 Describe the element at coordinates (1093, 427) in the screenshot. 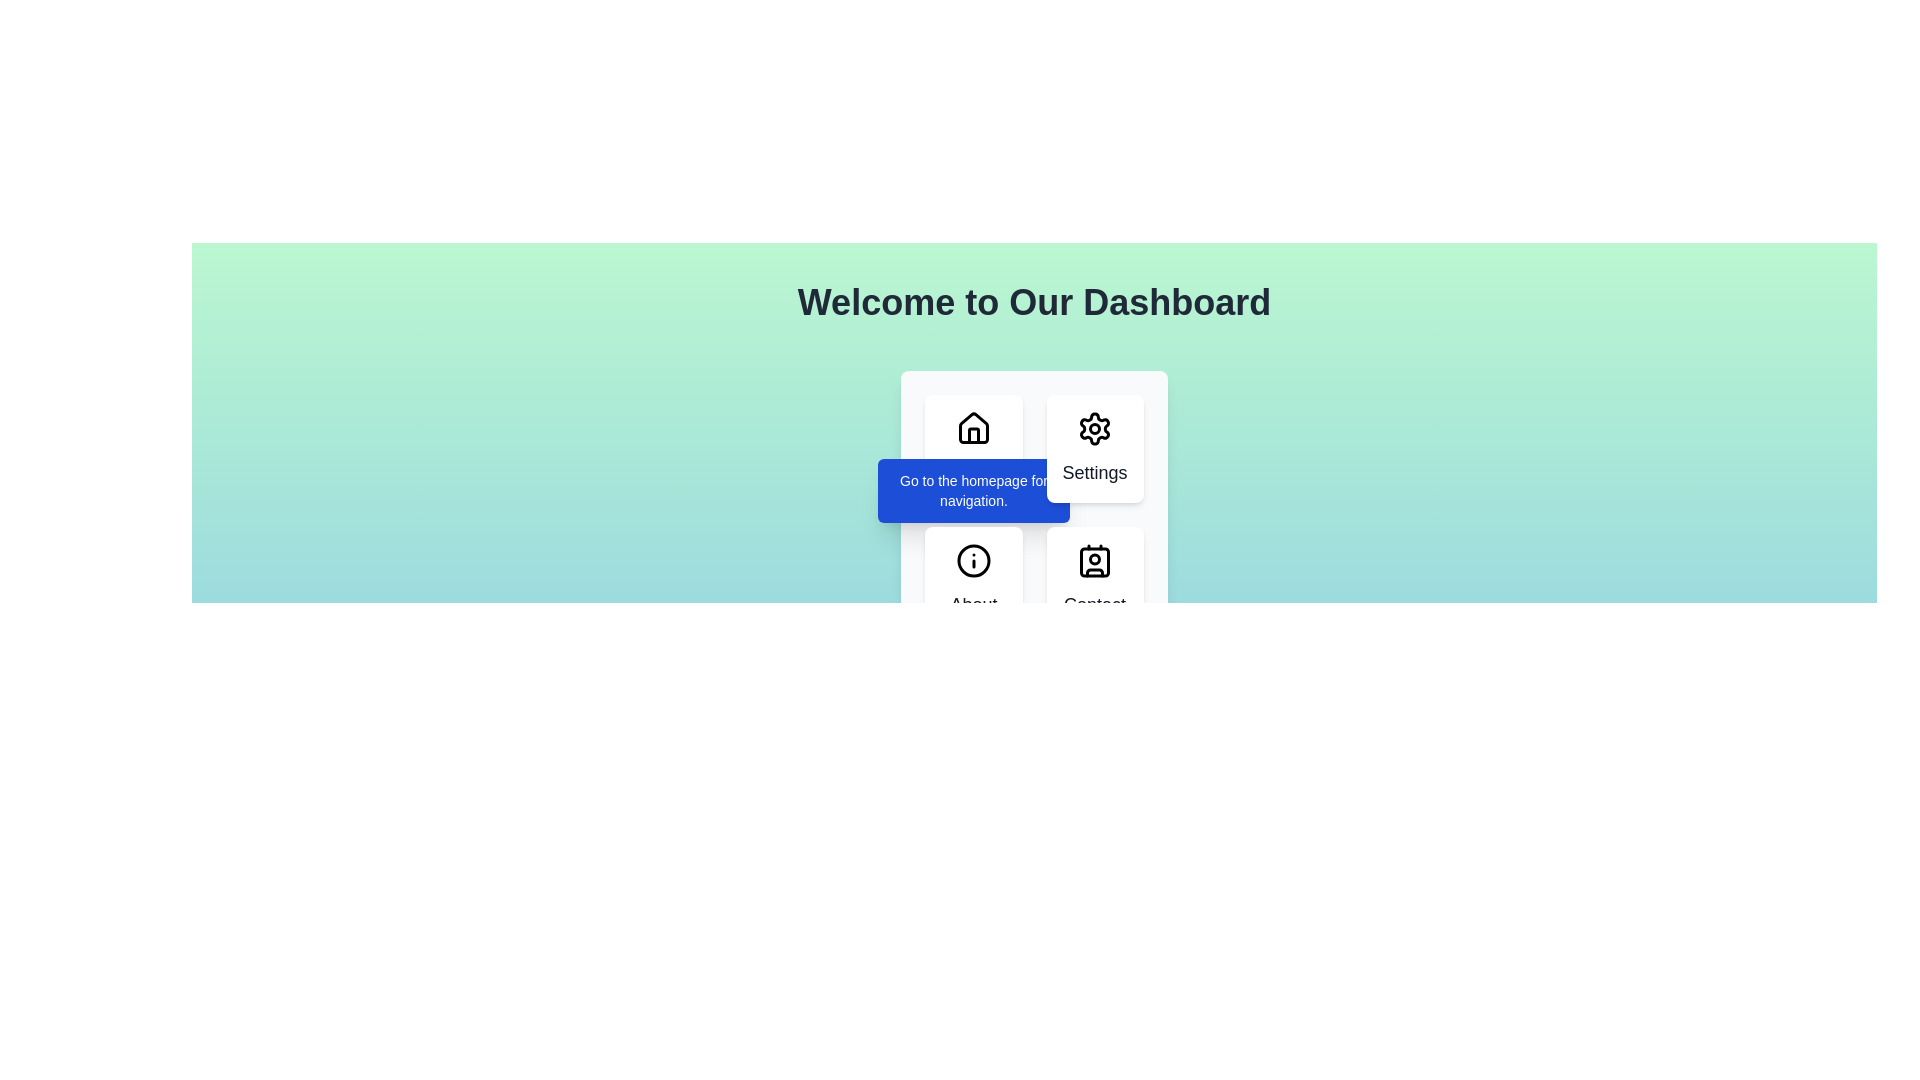

I see `the decorative circular component located centrally within the gear icon of the settings button in the top-right quadrant of the navigation card` at that location.